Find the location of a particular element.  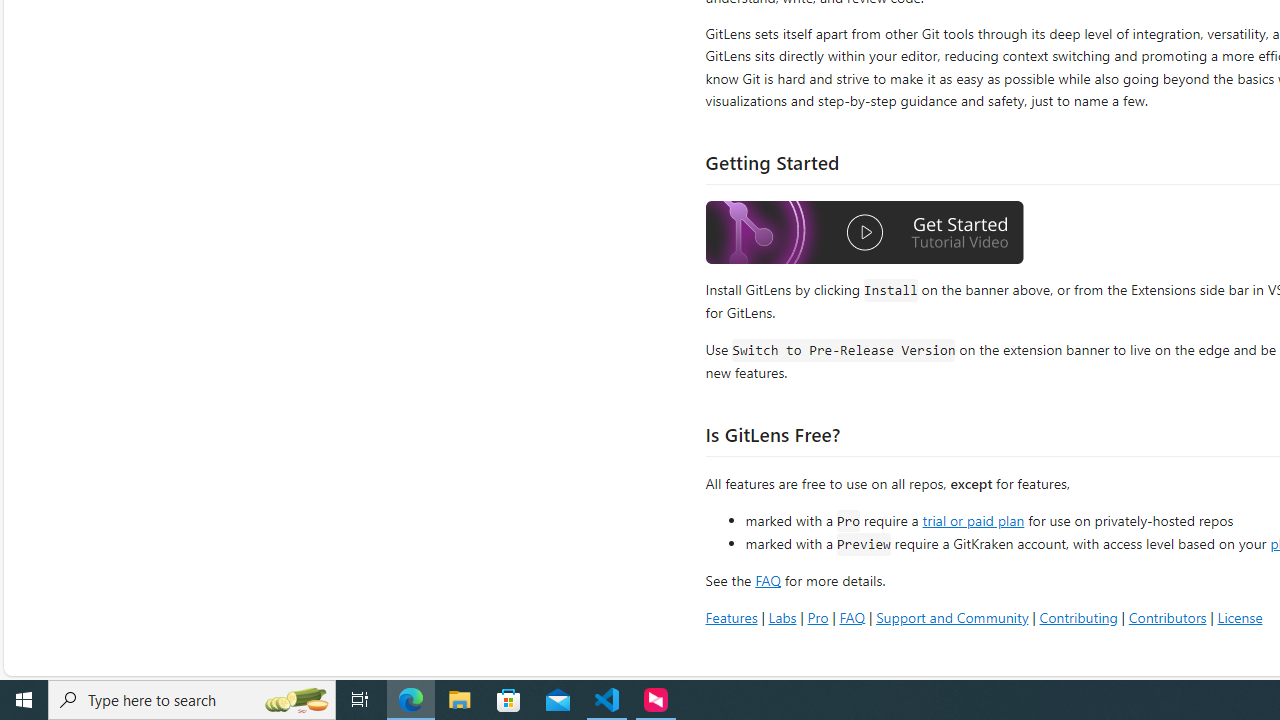

'trial or paid plan' is located at coordinates (973, 518).